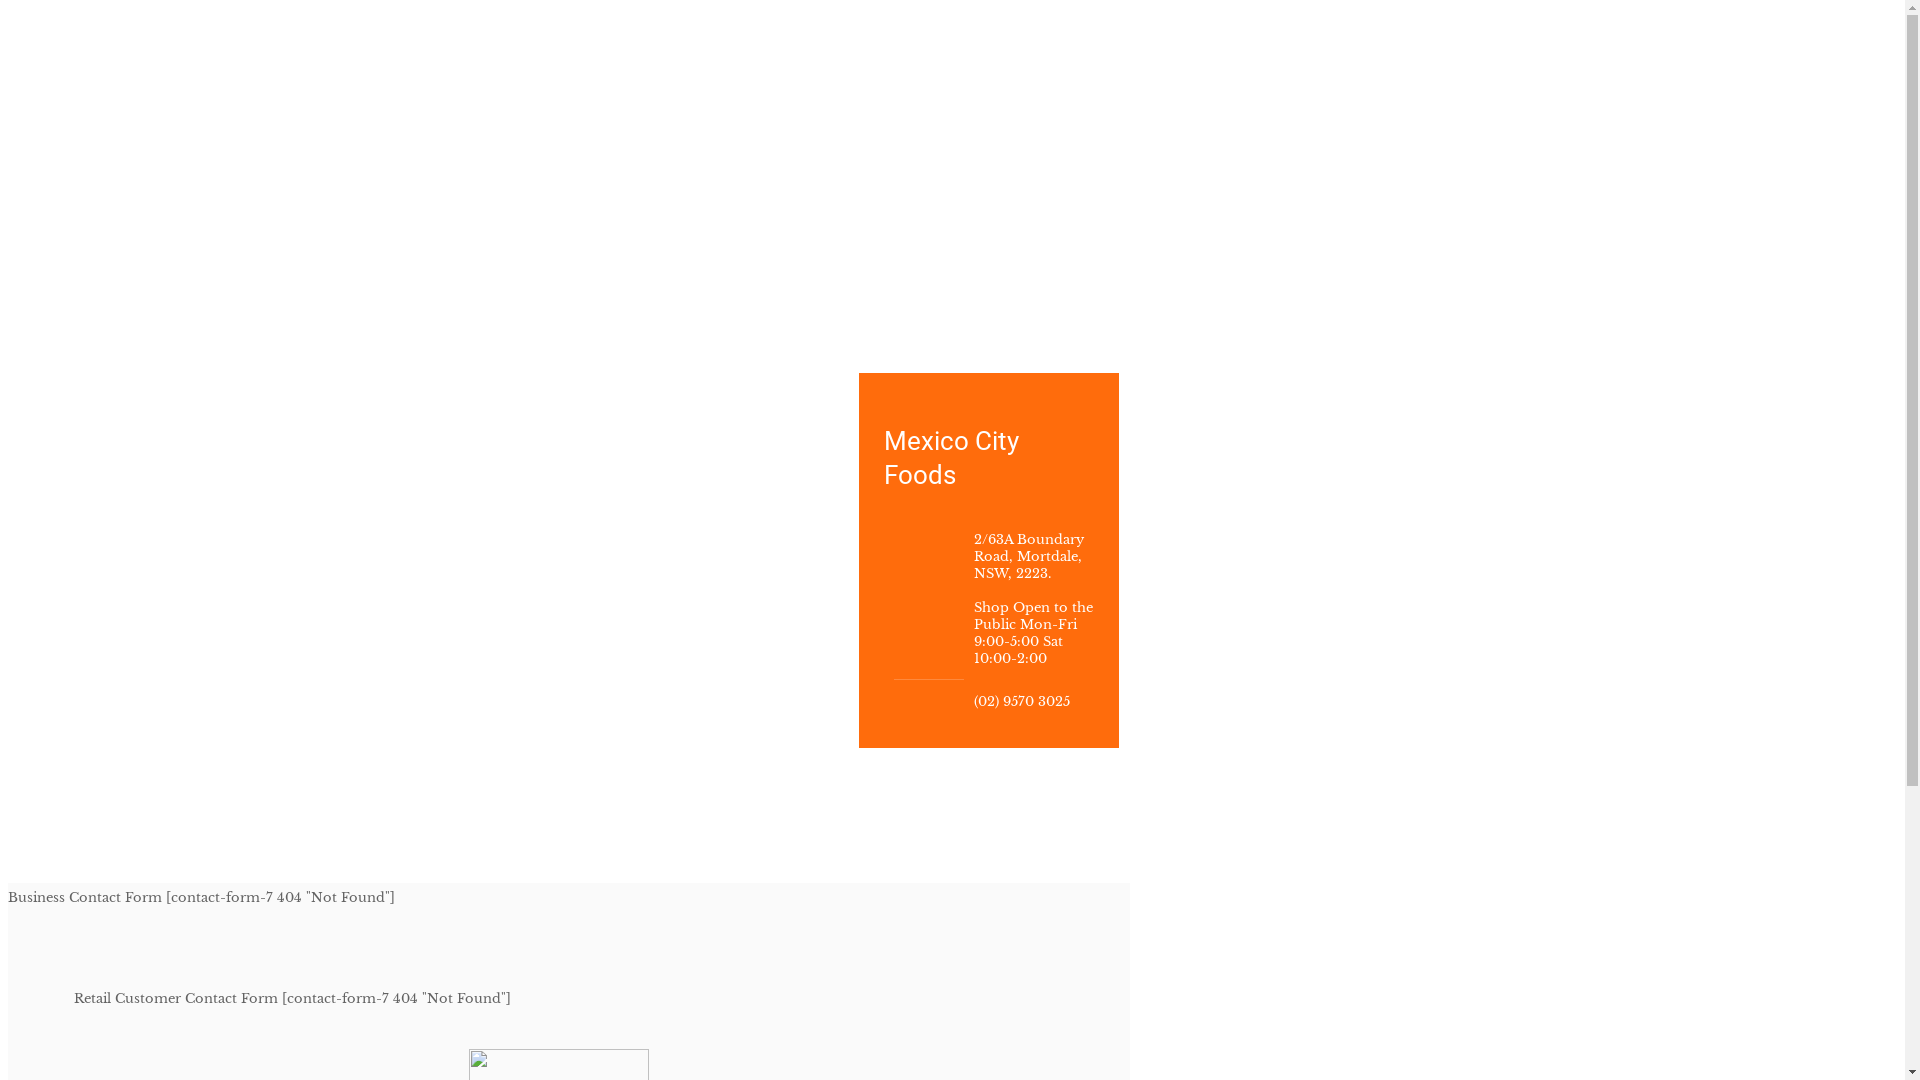 The image size is (1920, 1080). What do you see at coordinates (1022, 700) in the screenshot?
I see `'(02) 9570 3025'` at bounding box center [1022, 700].